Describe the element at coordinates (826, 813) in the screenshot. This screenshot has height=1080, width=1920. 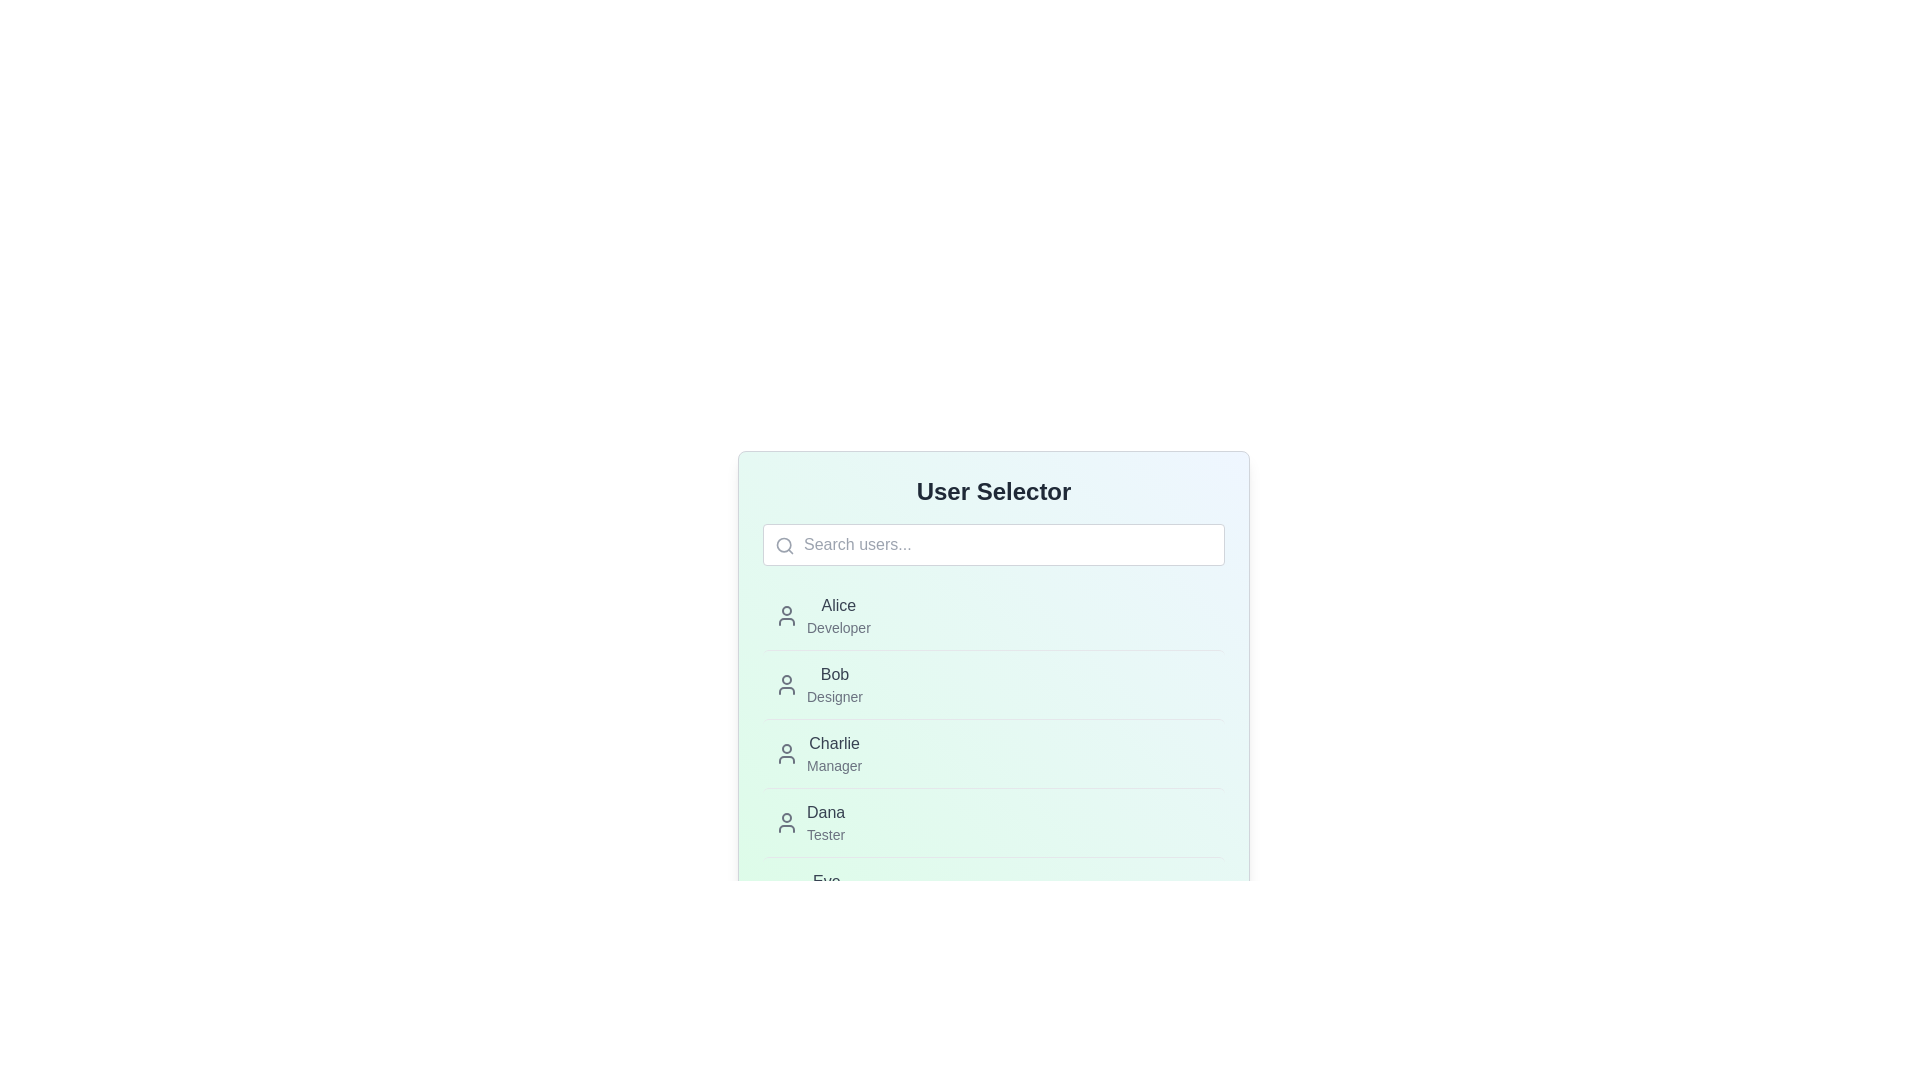
I see `text label displaying the name 'Dana' which is styled with a medium font weight and gray color, located in the user selection interface` at that location.